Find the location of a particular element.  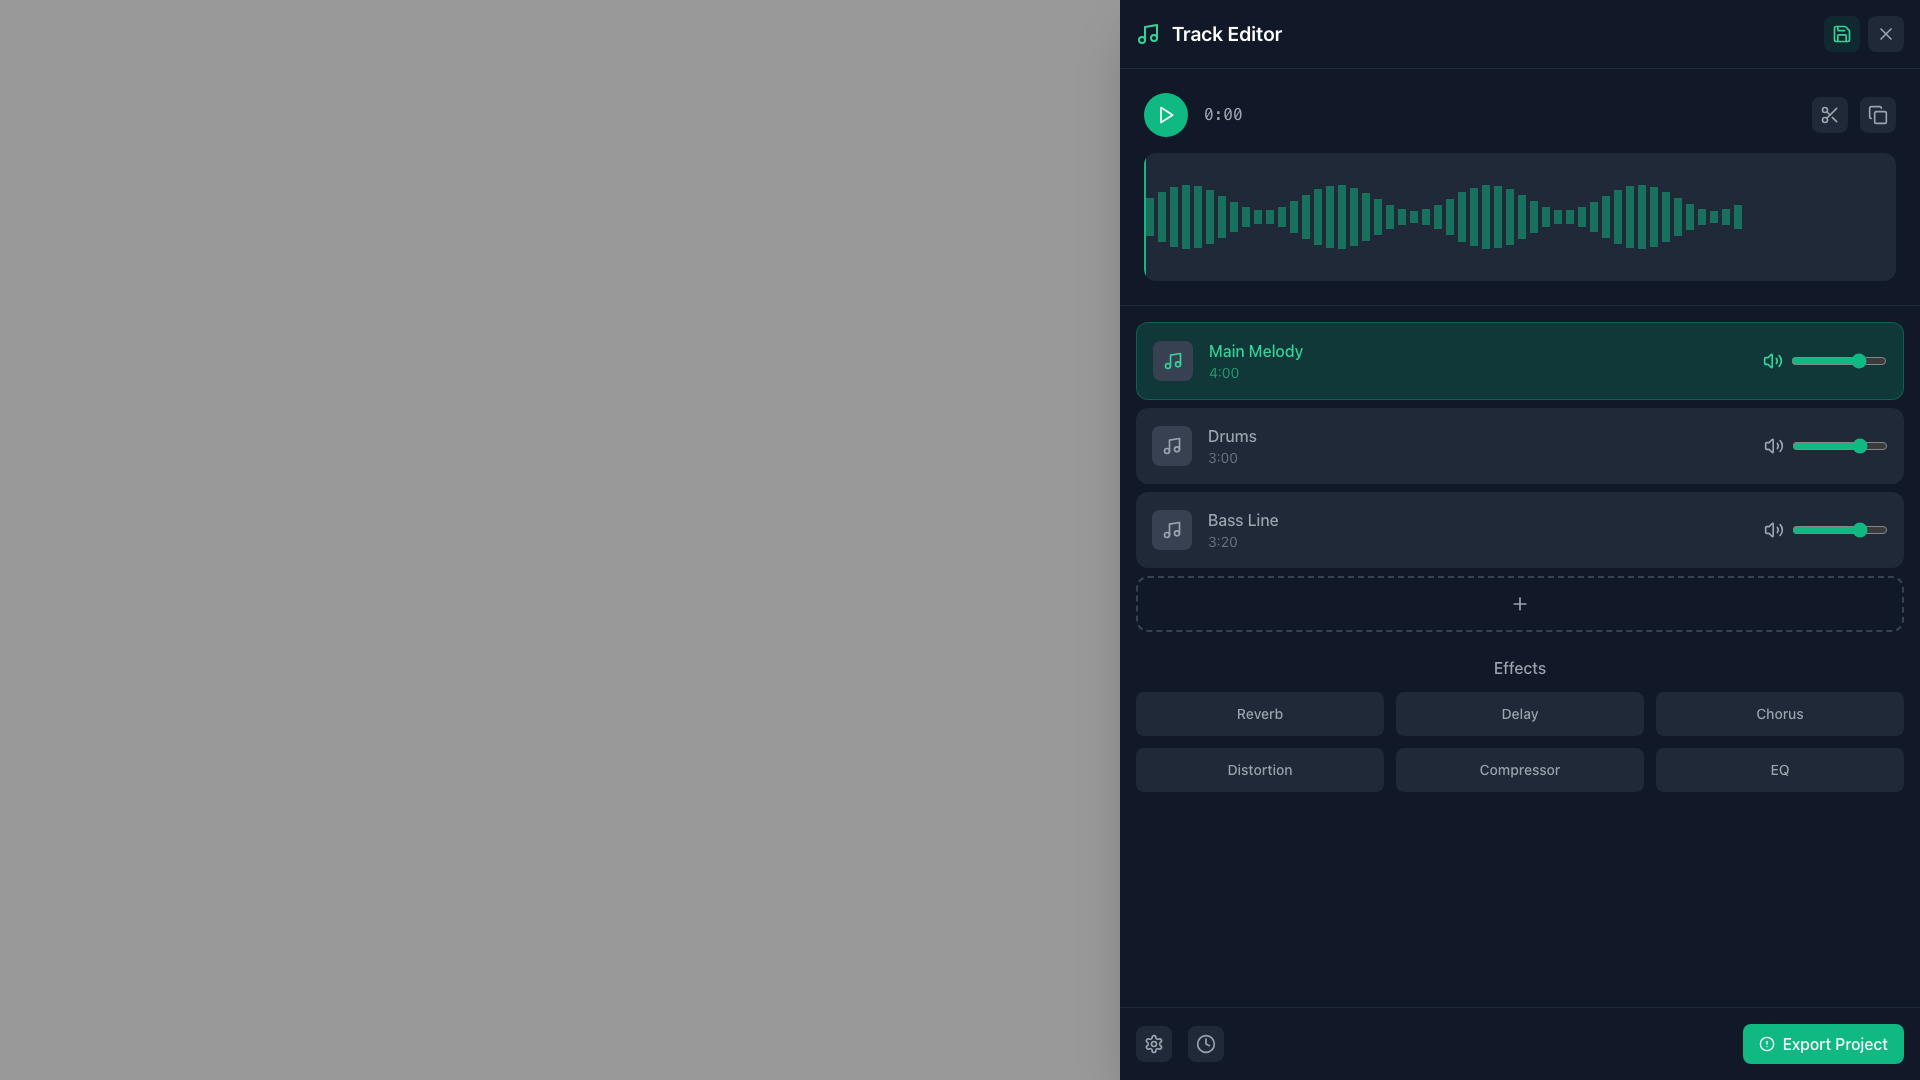

the fourth bar of the graphical waveform segment, which visually represents a segment of the waveform in the waveform display area at the top center of the editor panel is located at coordinates (1185, 216).